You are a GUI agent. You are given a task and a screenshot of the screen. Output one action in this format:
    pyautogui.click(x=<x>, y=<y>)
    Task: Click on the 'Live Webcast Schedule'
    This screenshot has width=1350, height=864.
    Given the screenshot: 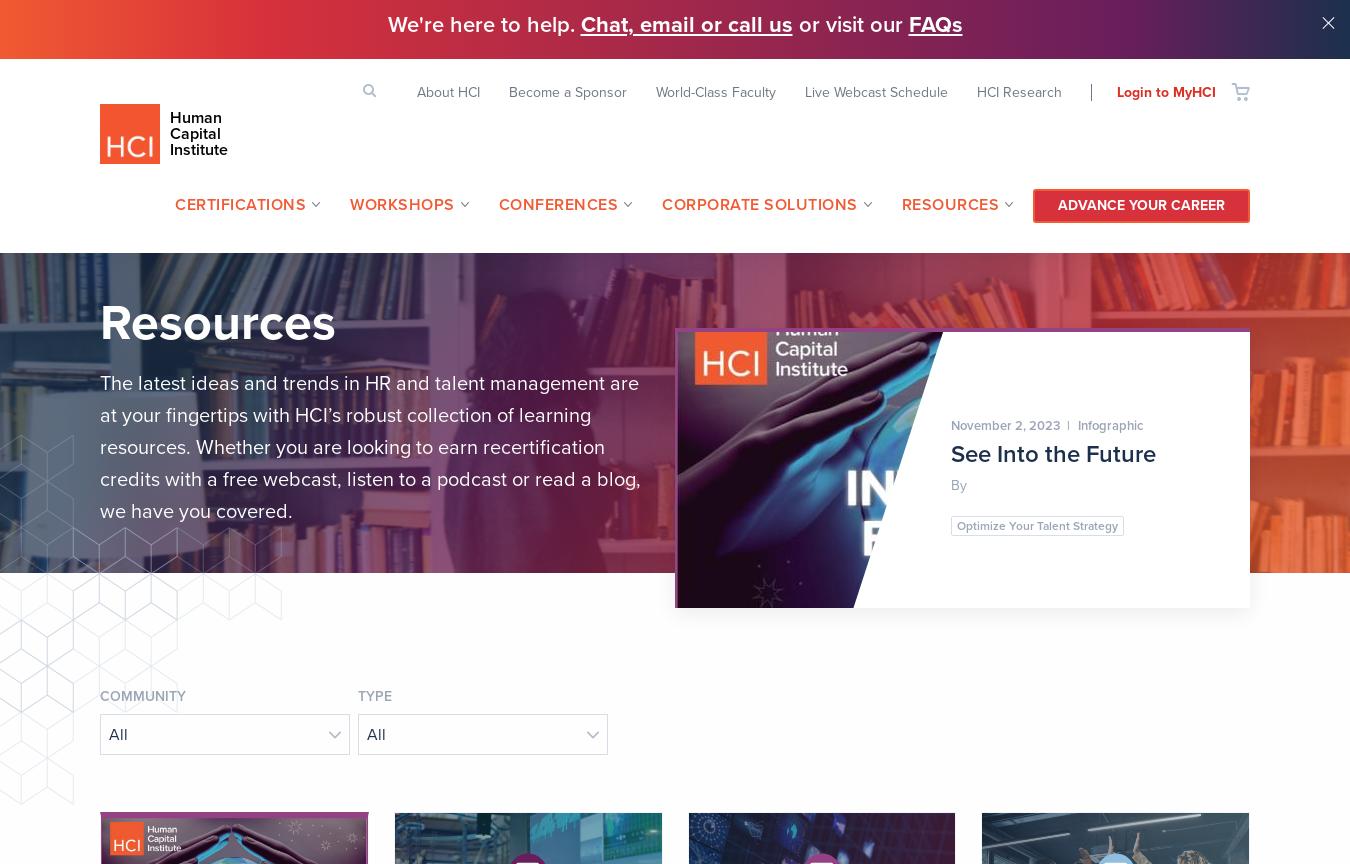 What is the action you would take?
    pyautogui.click(x=876, y=91)
    